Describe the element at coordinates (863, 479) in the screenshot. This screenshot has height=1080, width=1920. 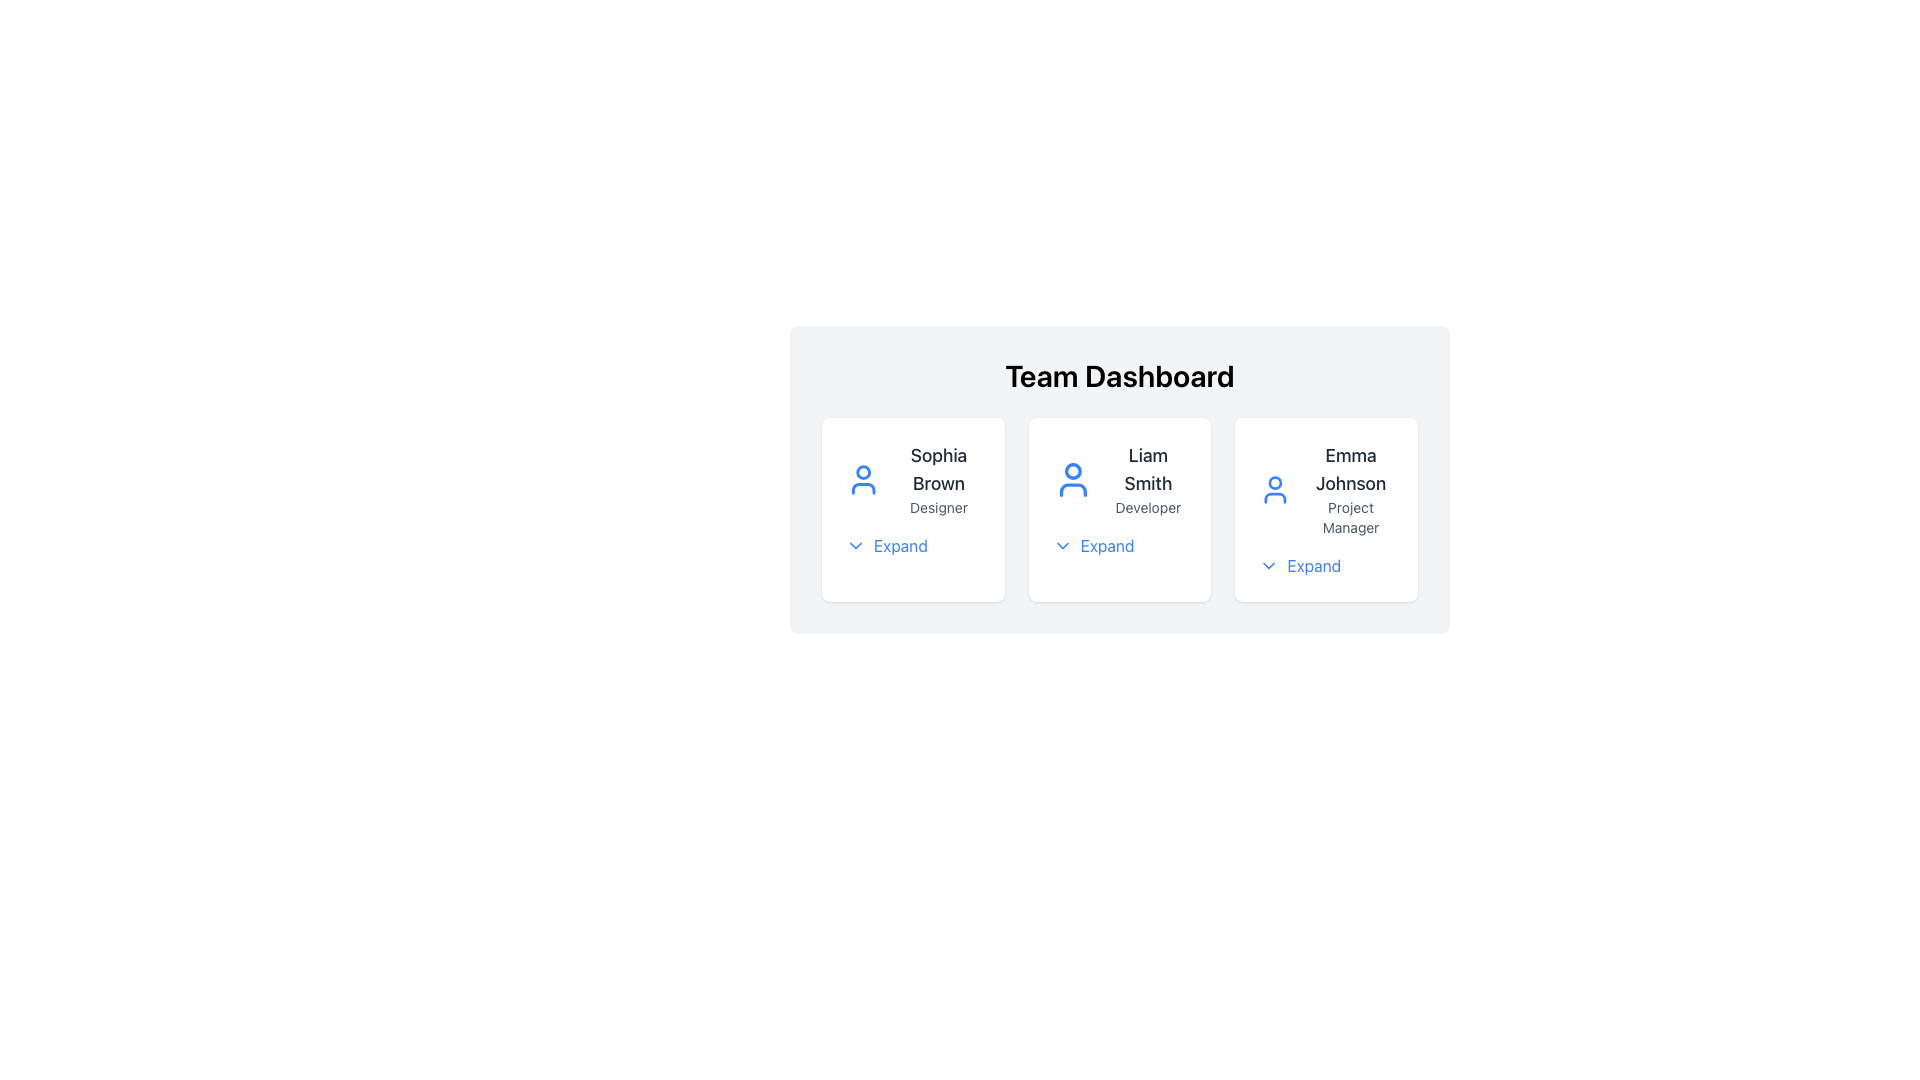
I see `the SVG Icon representing the user profile of Sophia Brown, located in the first column of the Team Dashboard section` at that location.